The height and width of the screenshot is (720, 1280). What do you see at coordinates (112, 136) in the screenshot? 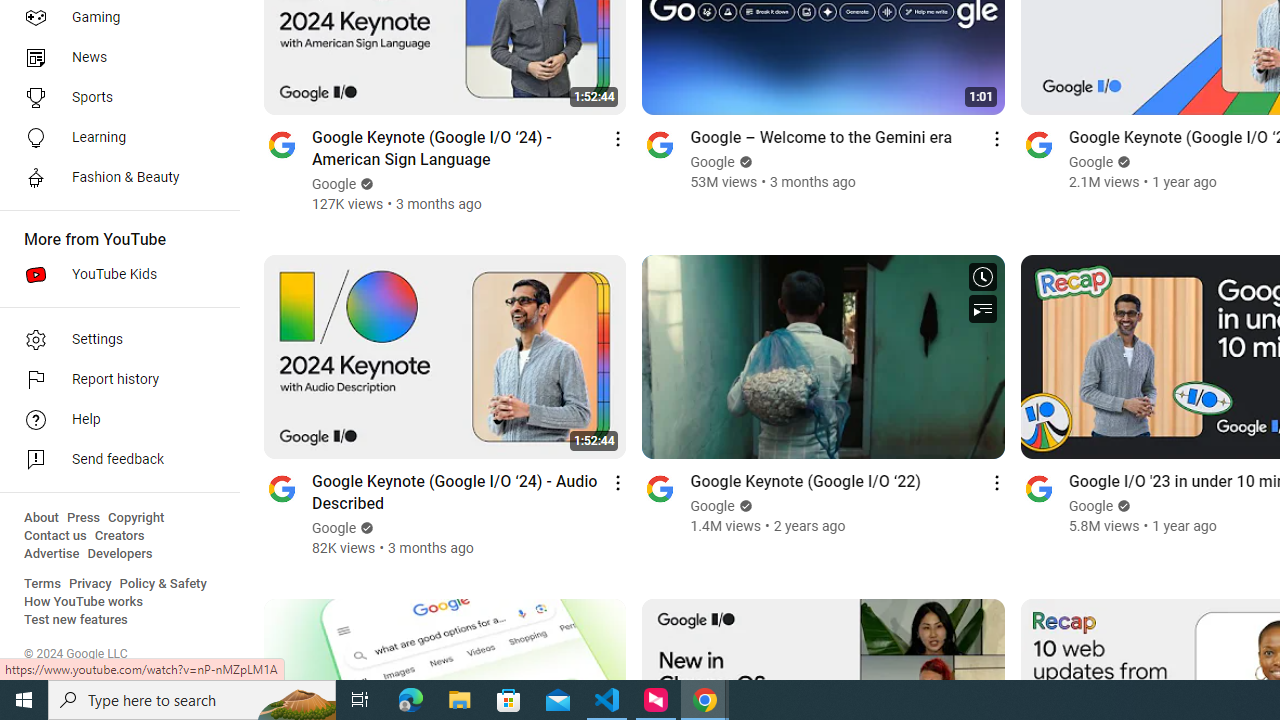
I see `'Learning'` at bounding box center [112, 136].